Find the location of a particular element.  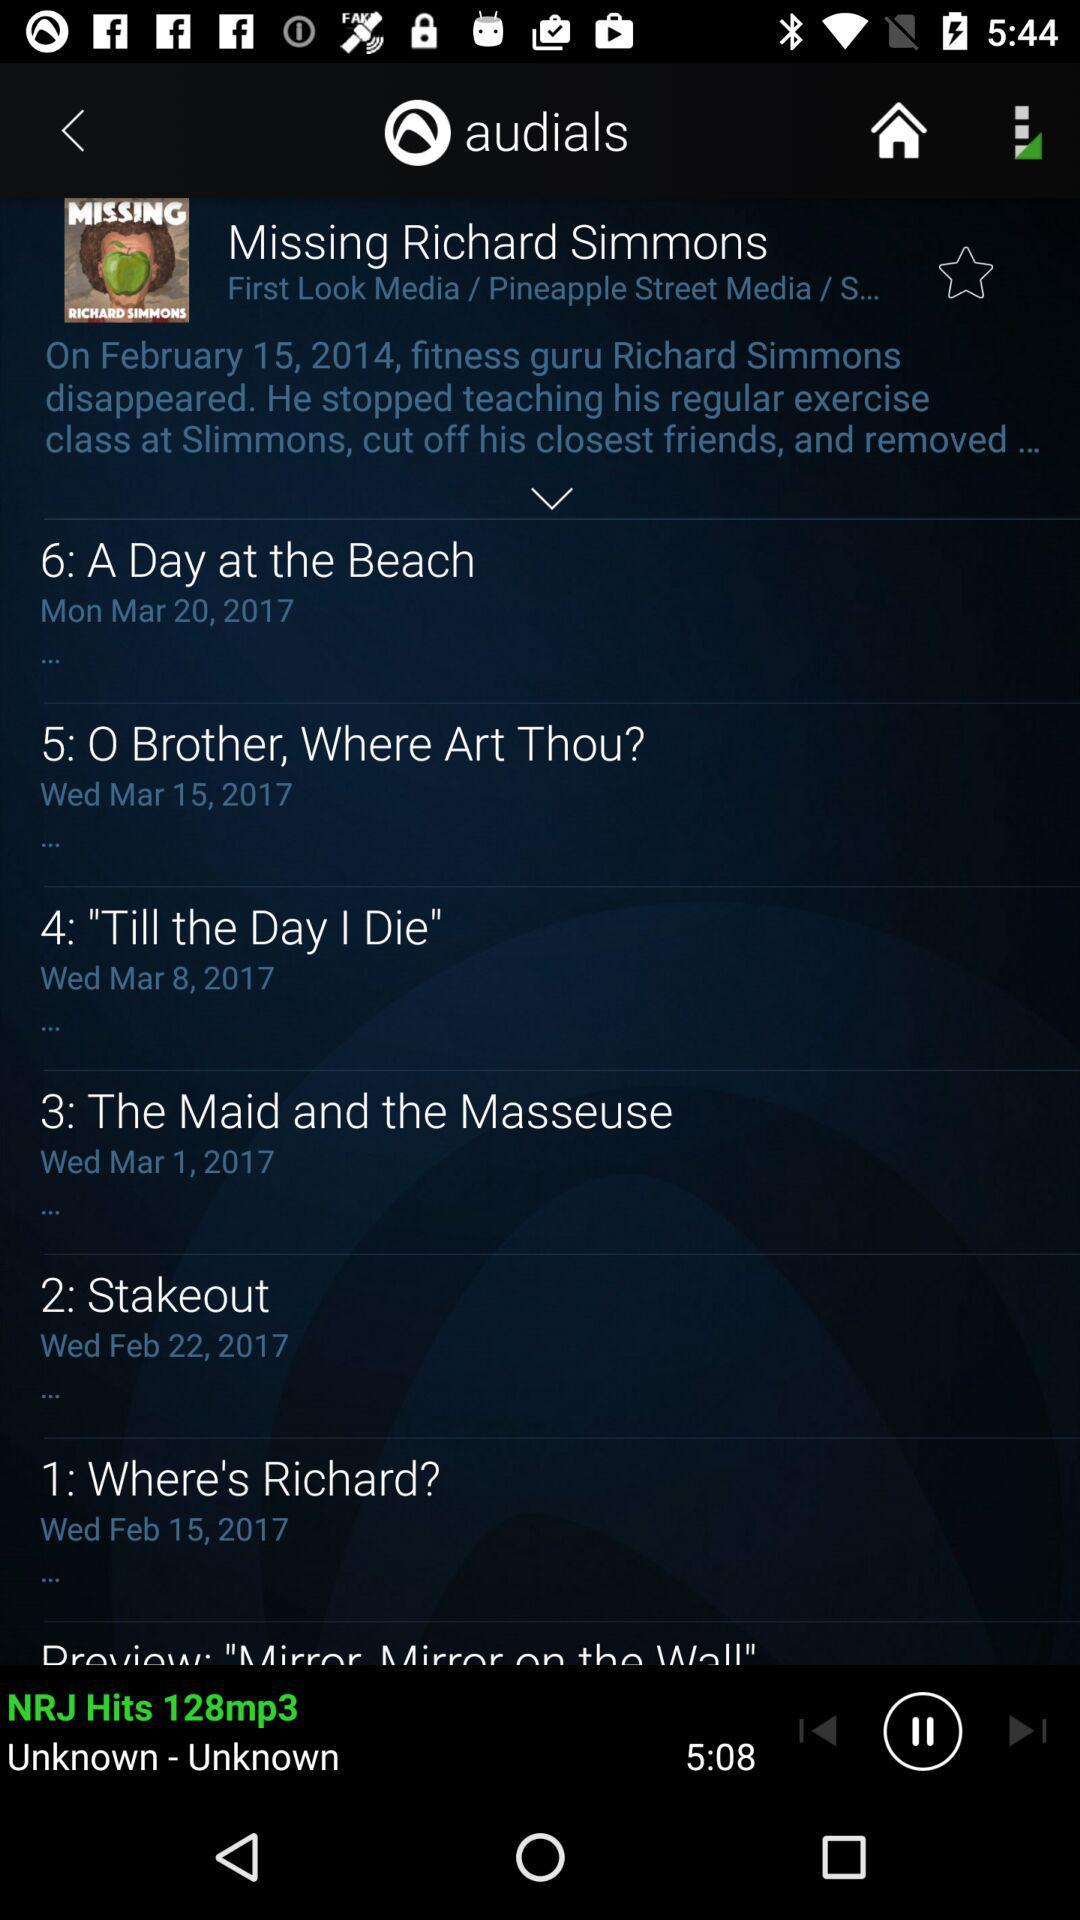

the posting is located at coordinates (965, 259).